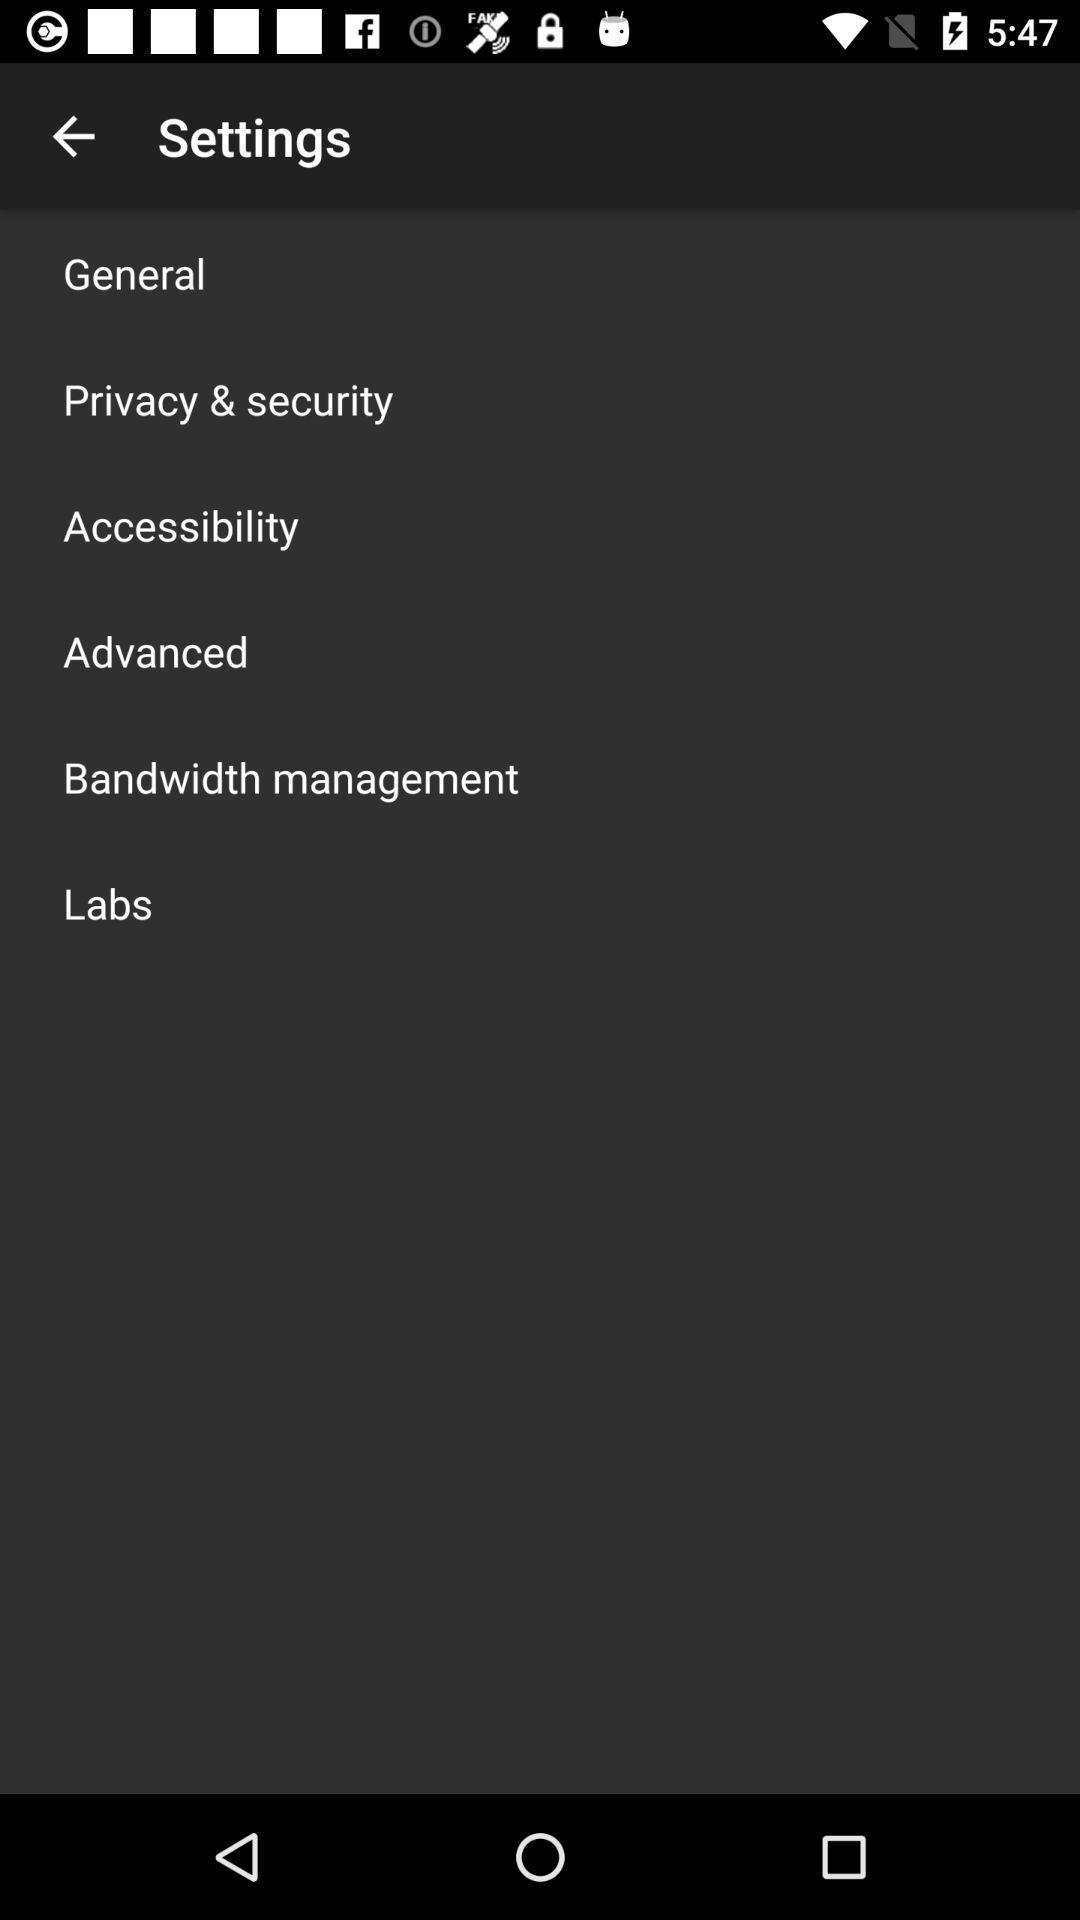  What do you see at coordinates (227, 398) in the screenshot?
I see `item below general app` at bounding box center [227, 398].